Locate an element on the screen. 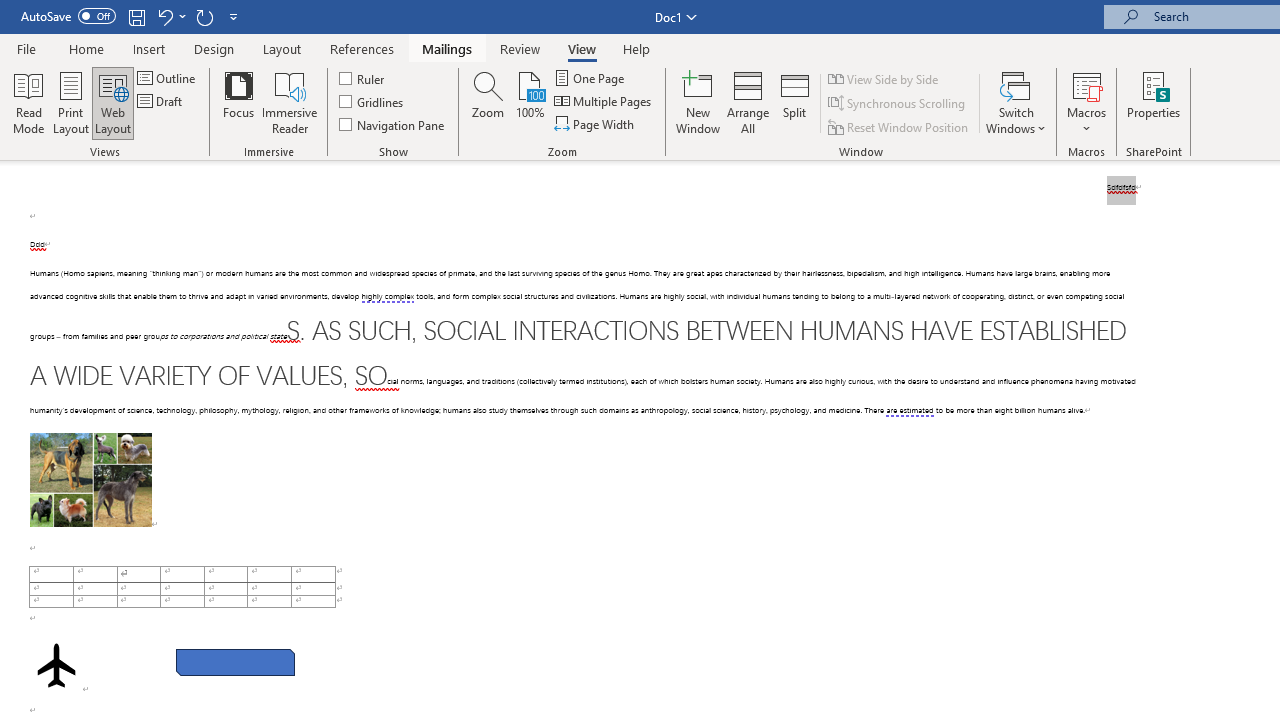 The width and height of the screenshot is (1280, 720). 'Repeat Paragraph Alignment' is located at coordinates (204, 16).